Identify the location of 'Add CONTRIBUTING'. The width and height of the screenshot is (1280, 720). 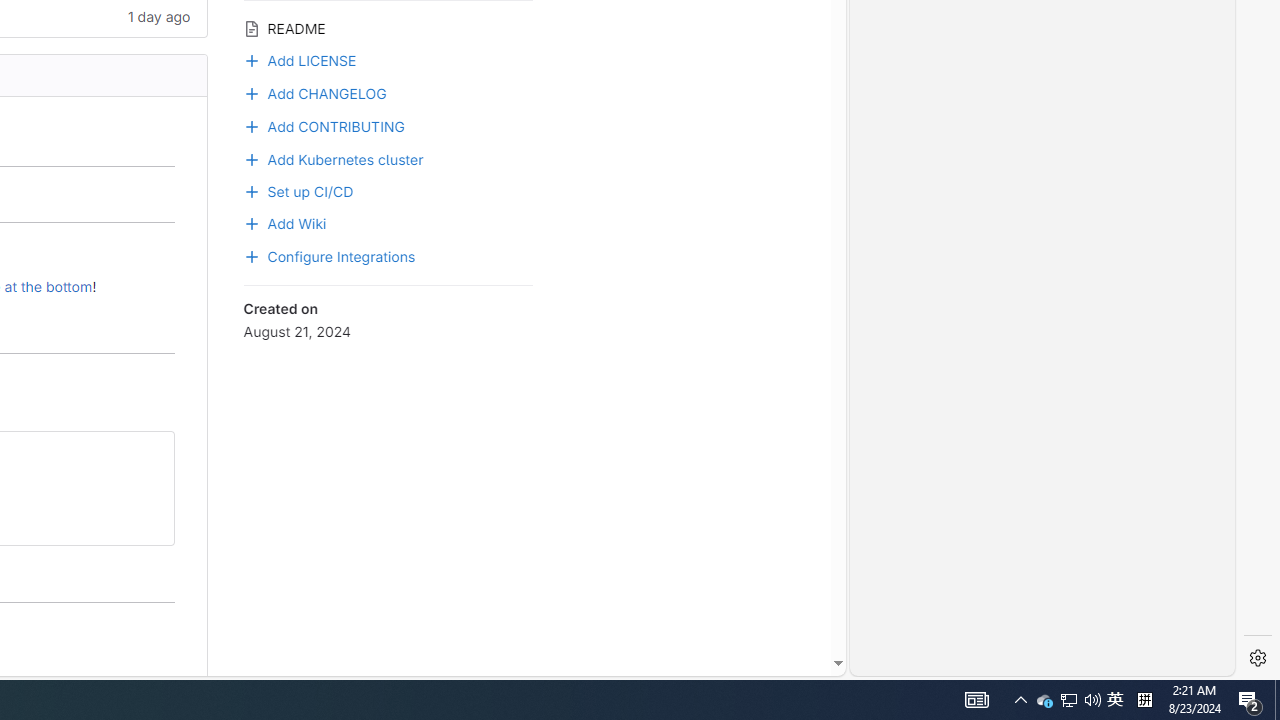
(323, 124).